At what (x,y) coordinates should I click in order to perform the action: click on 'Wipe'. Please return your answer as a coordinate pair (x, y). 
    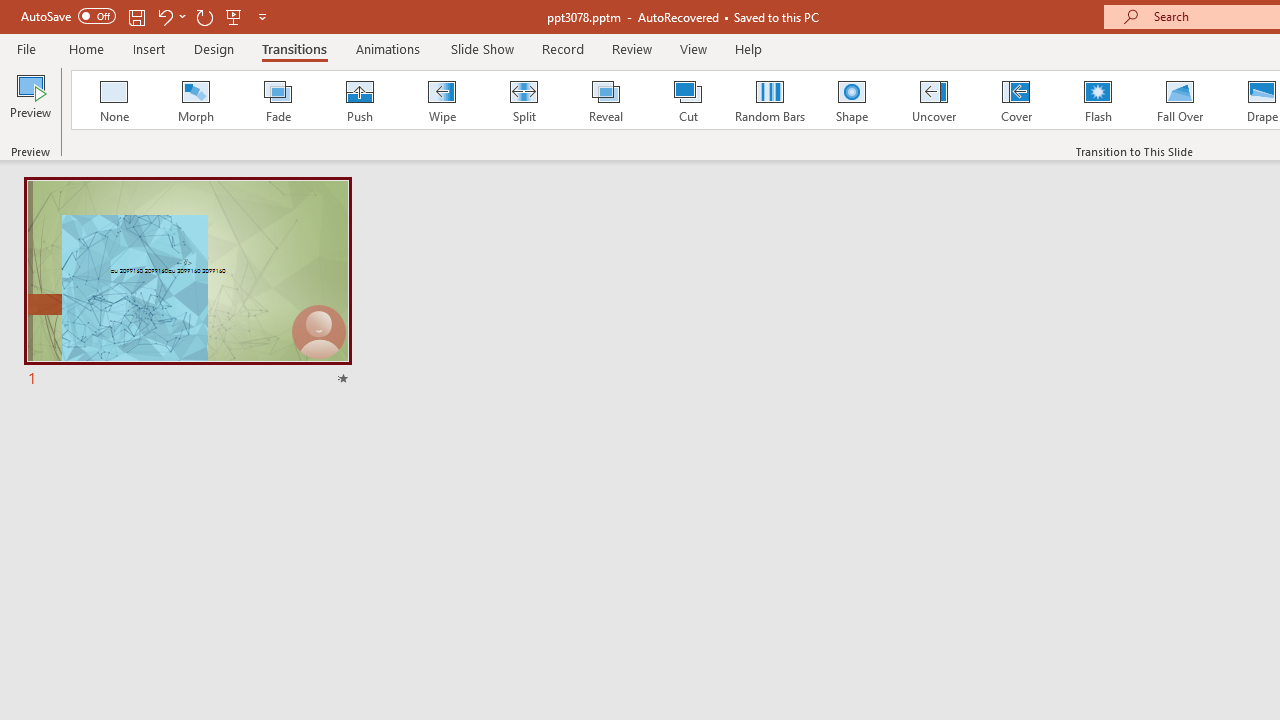
    Looking at the image, I should click on (440, 100).